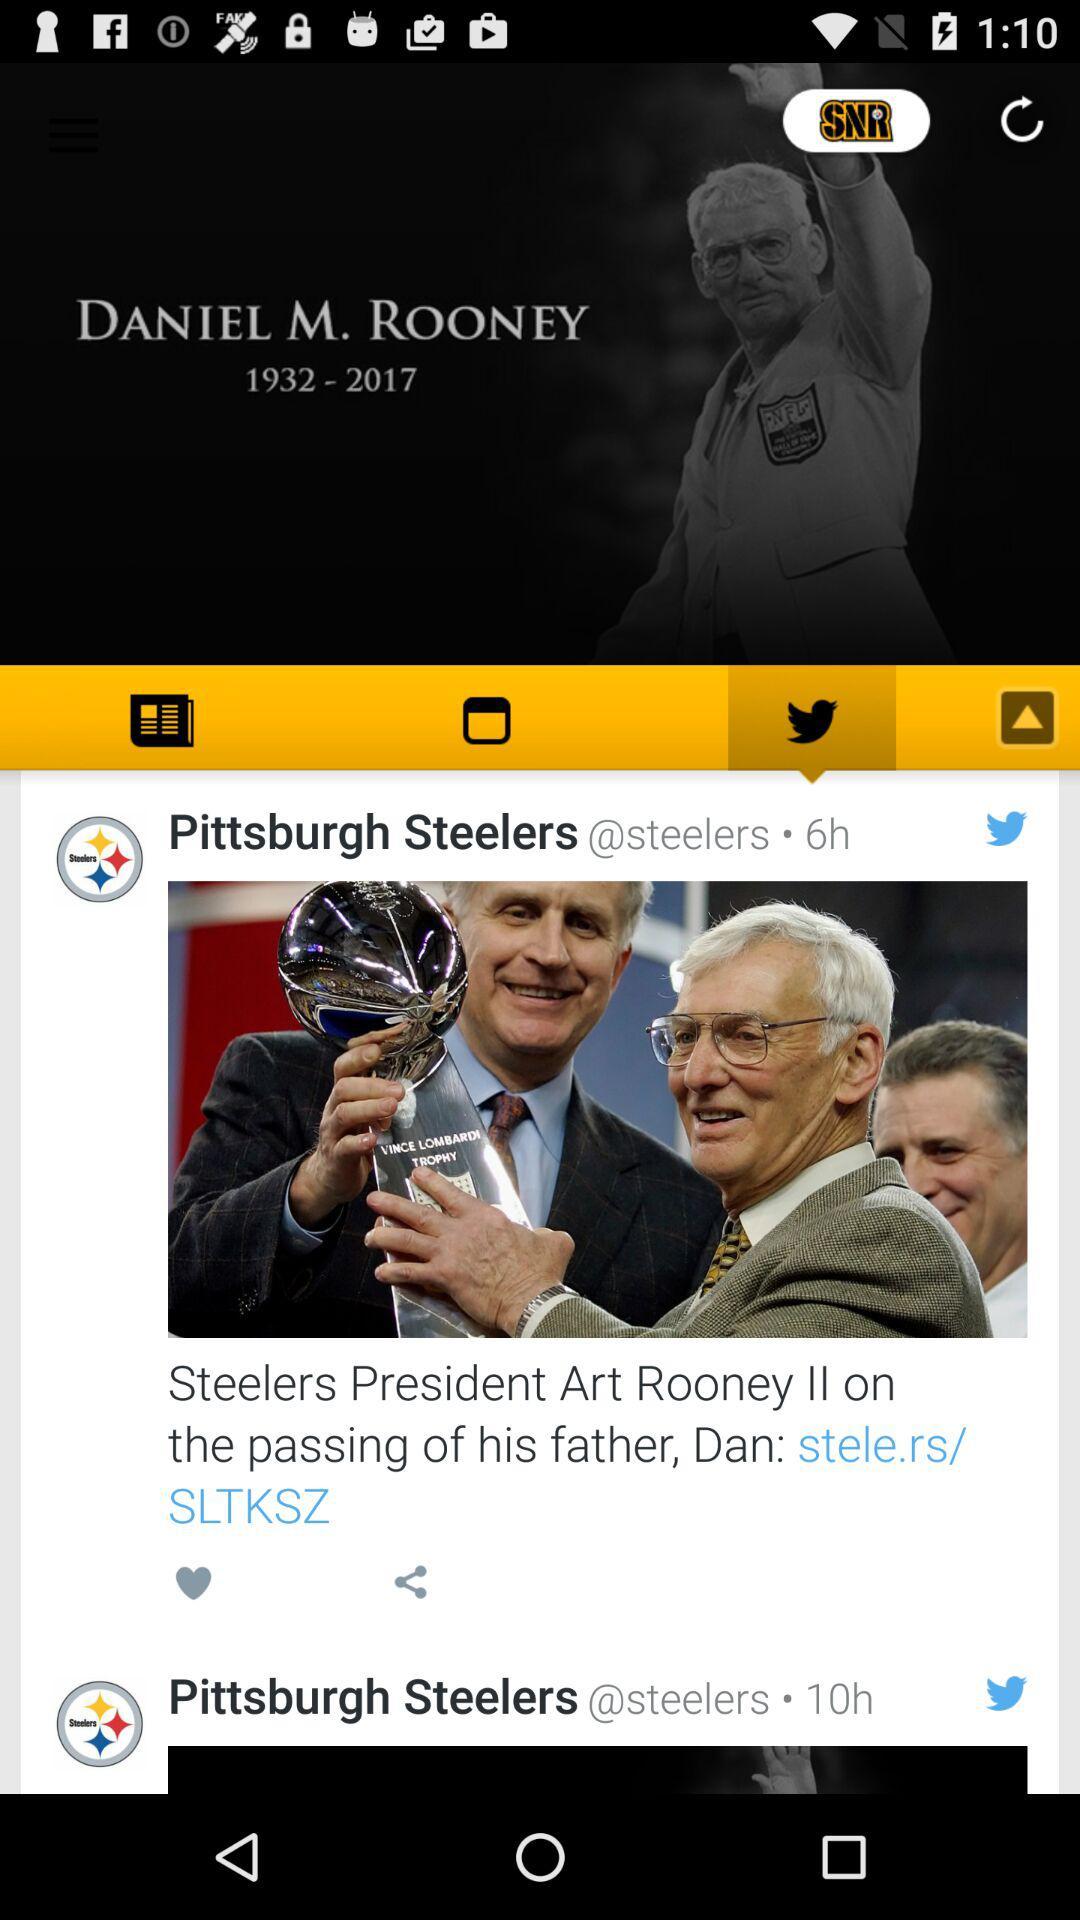  I want to click on open post, so click(596, 1108).